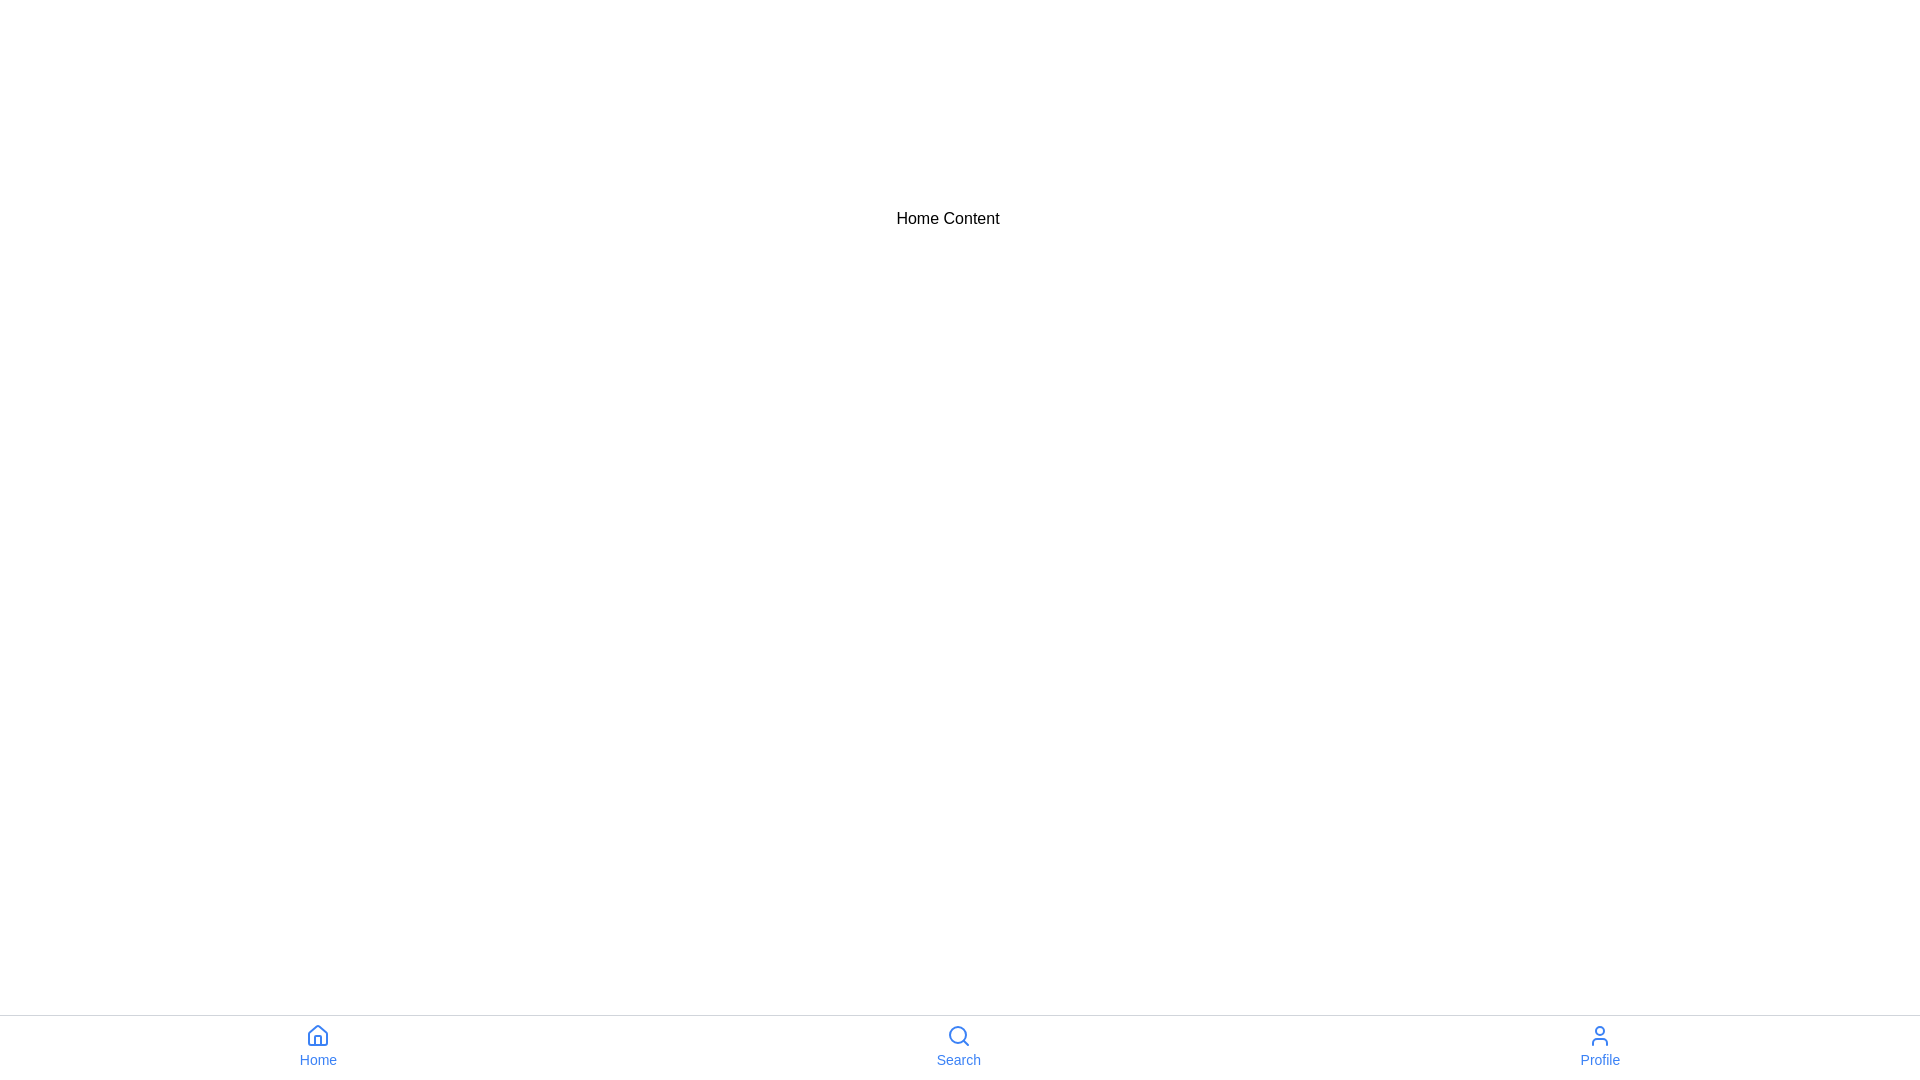  I want to click on the Circle graphic element located within the magnifying glass icon in the bottom navigation bar under the label 'Search.', so click(956, 1034).